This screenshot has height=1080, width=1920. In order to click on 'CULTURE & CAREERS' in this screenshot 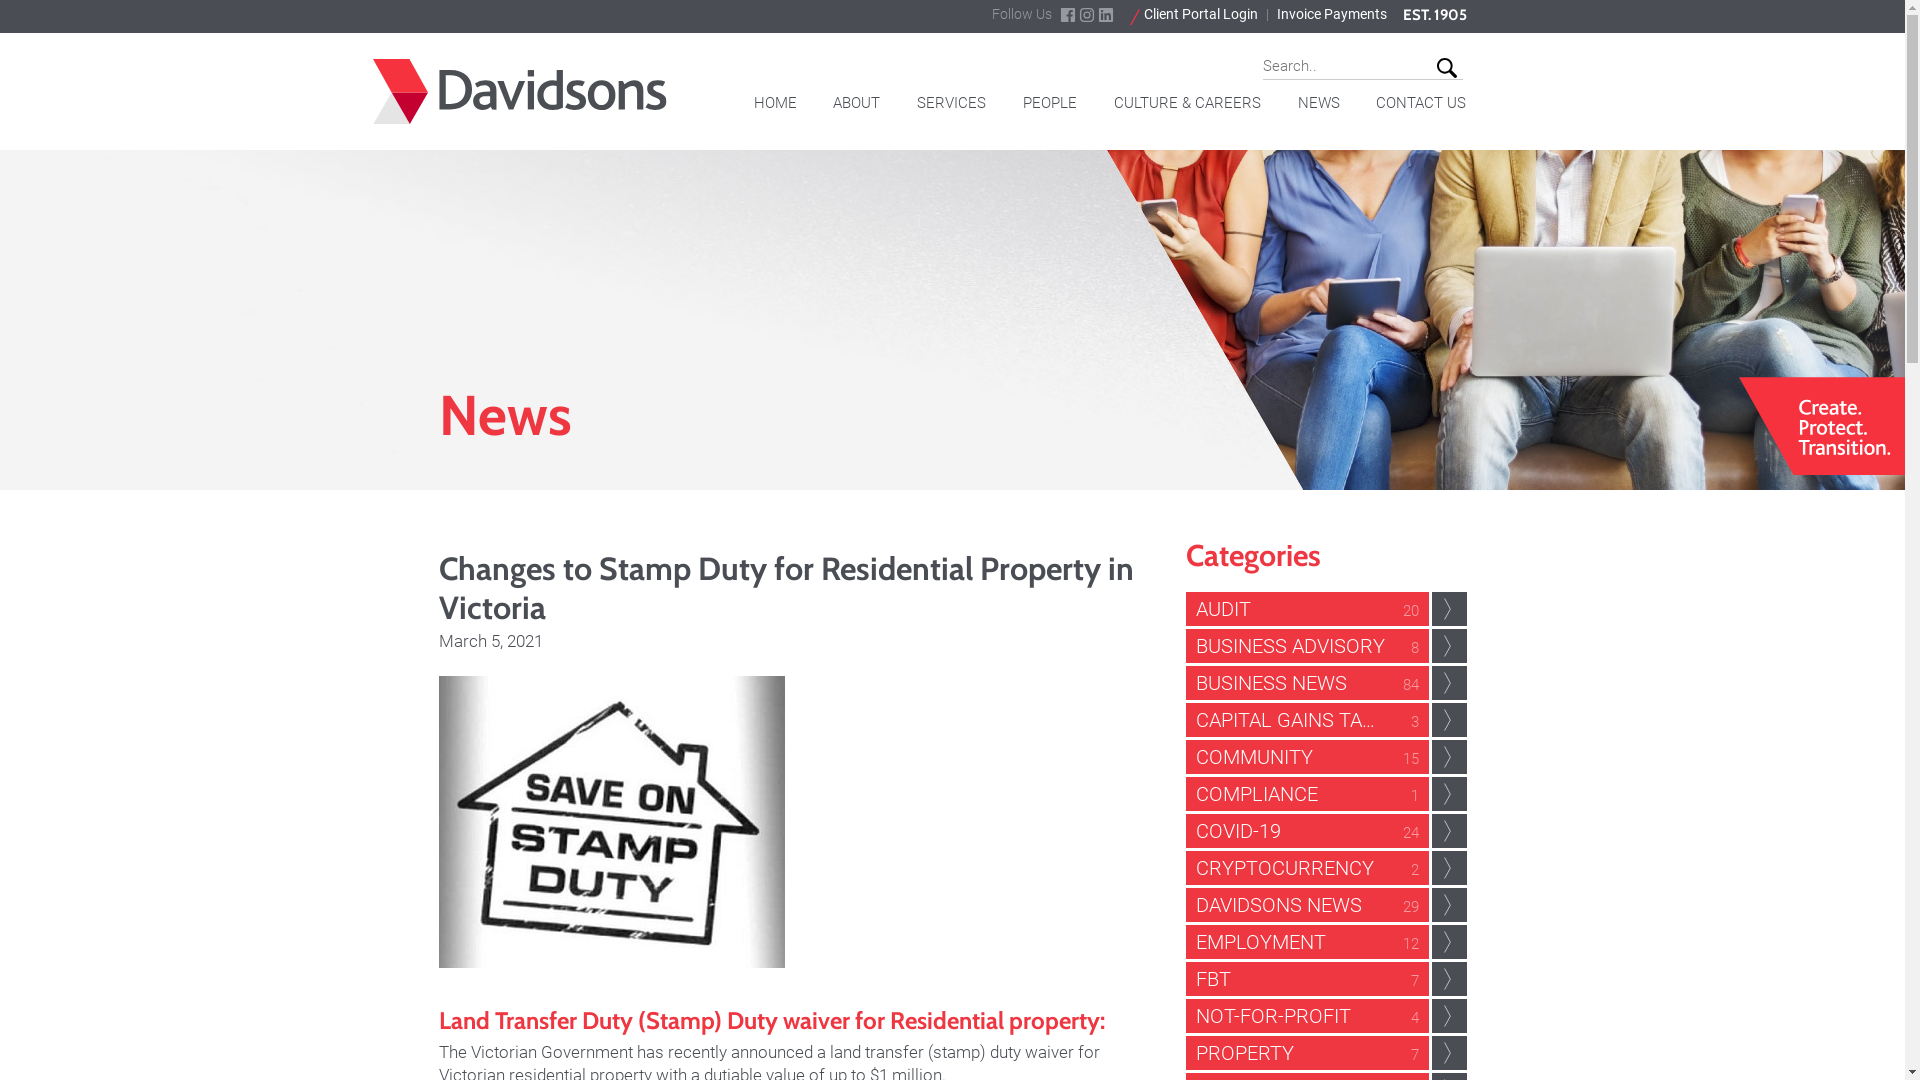, I will do `click(1112, 108)`.